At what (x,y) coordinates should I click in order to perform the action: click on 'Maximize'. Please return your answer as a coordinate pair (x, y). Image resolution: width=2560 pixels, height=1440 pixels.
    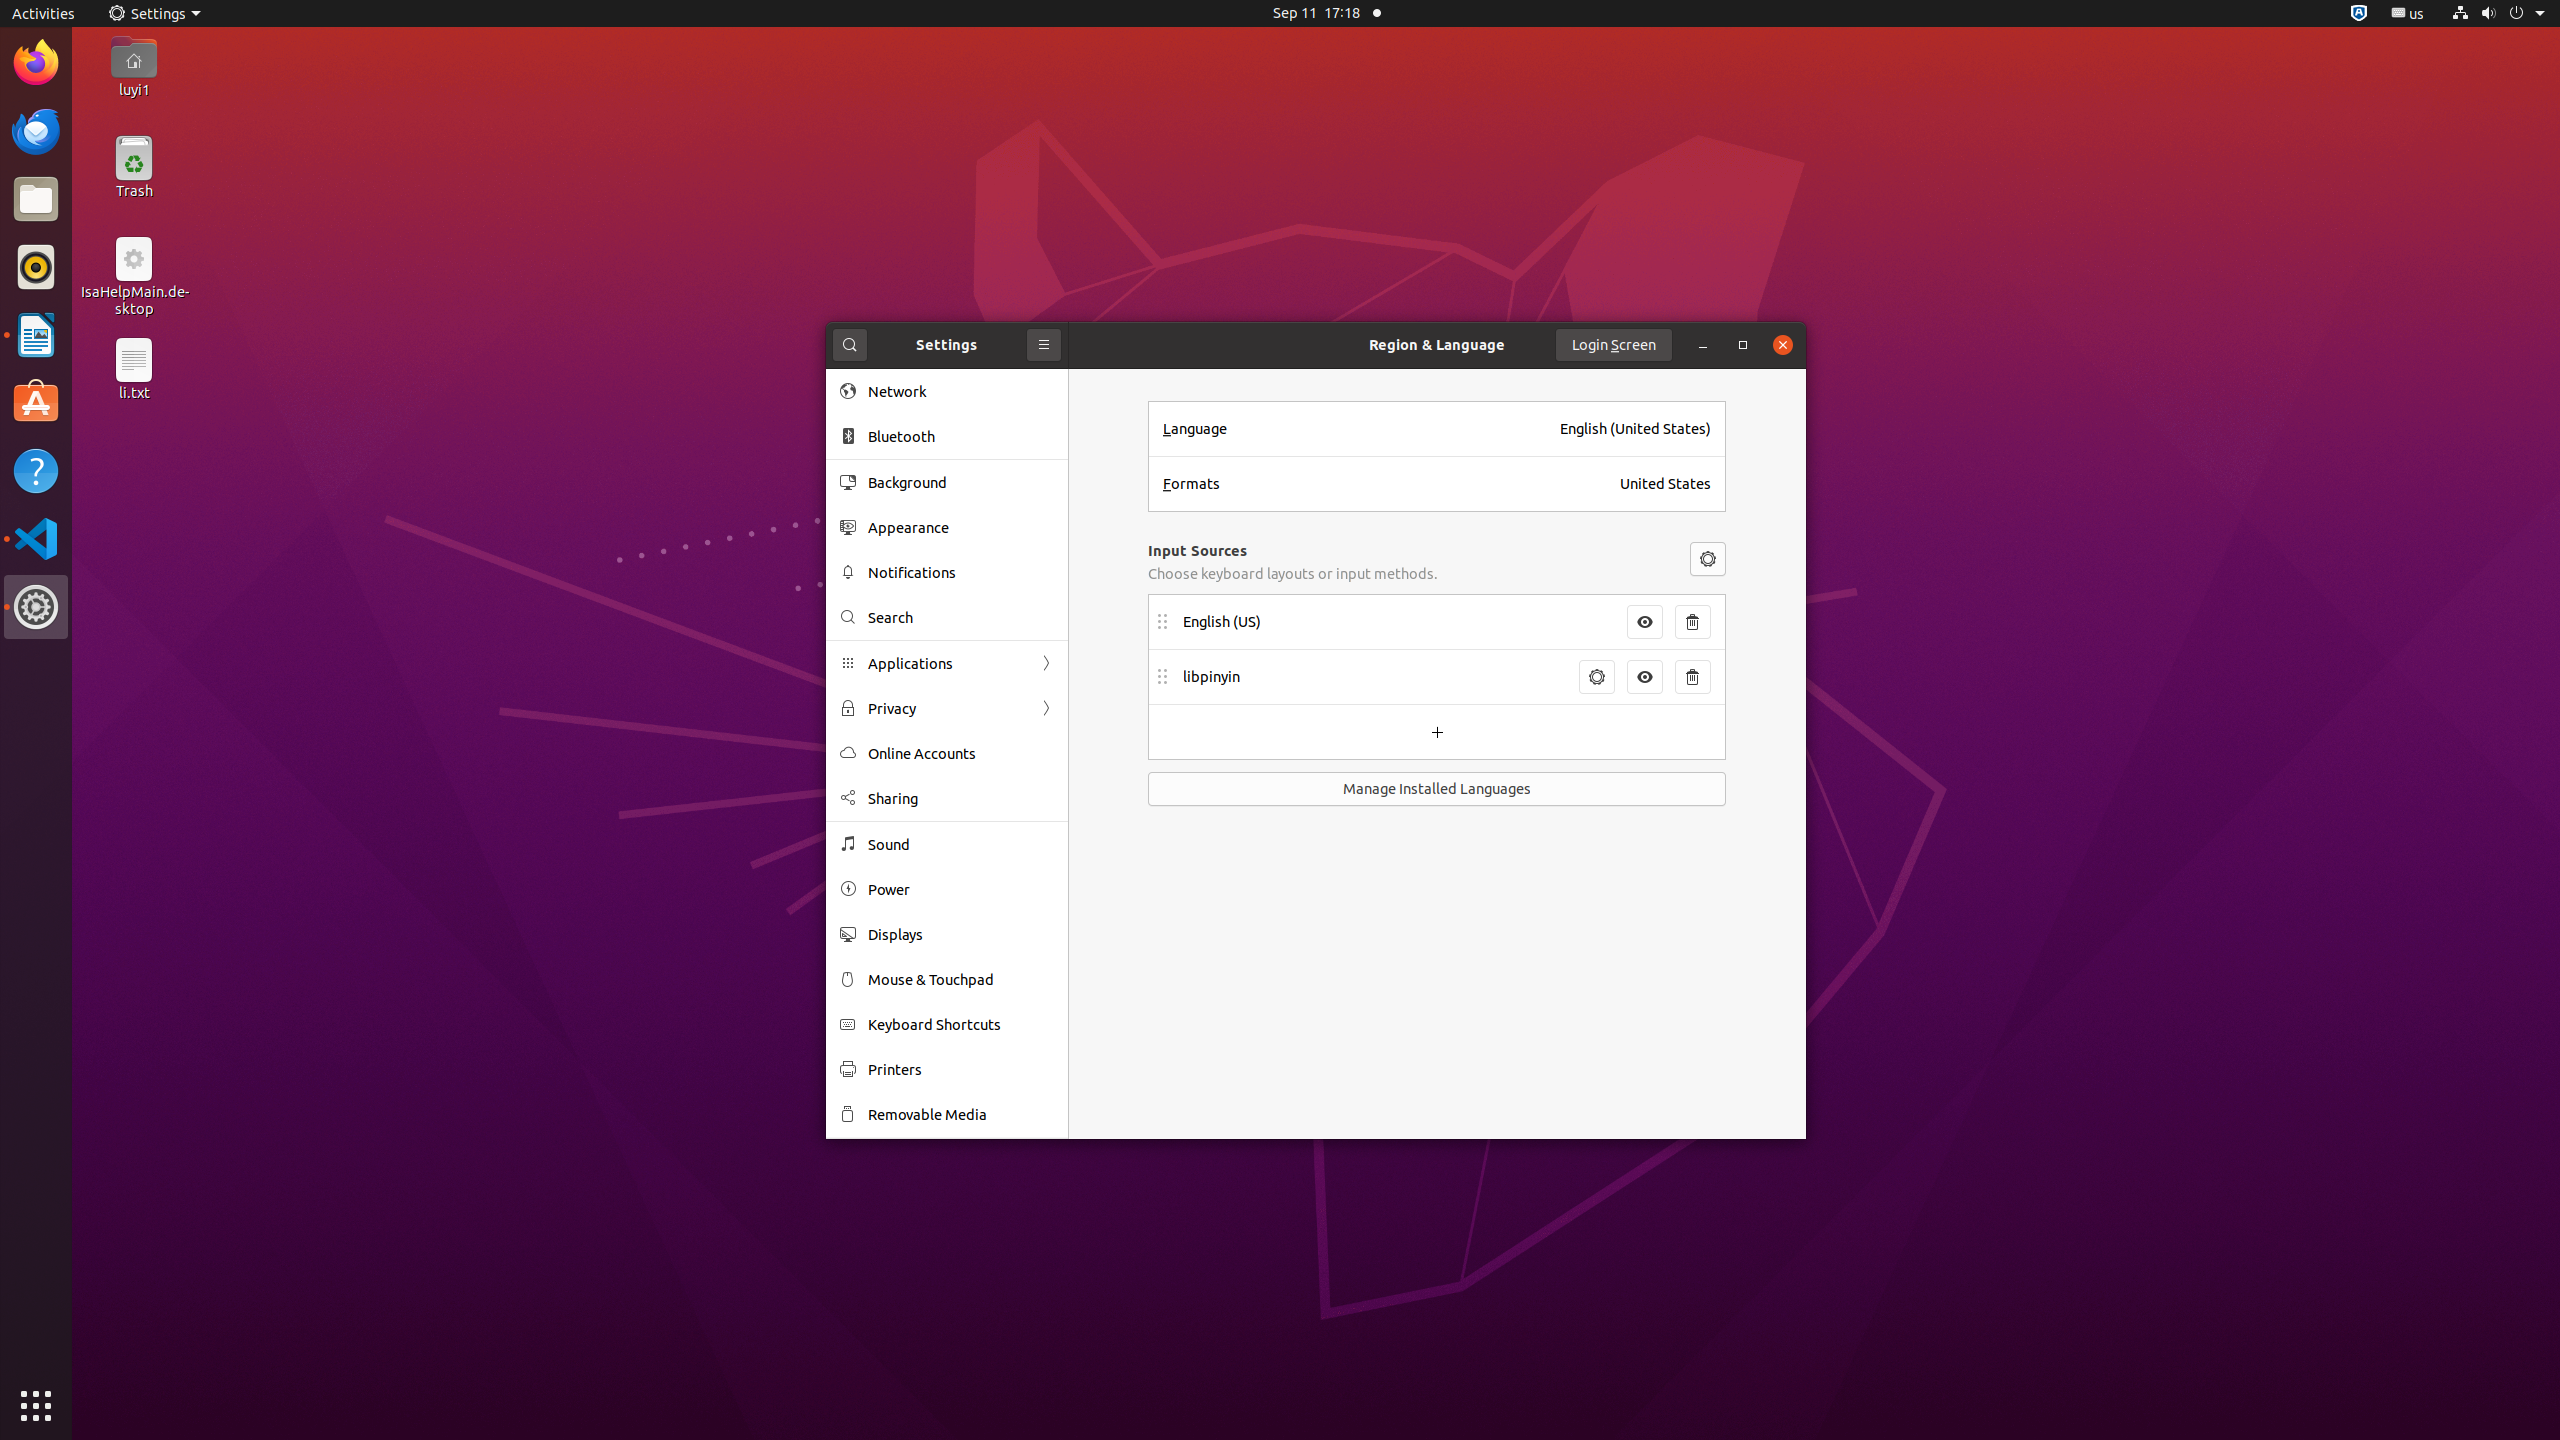
    Looking at the image, I should click on (1742, 344).